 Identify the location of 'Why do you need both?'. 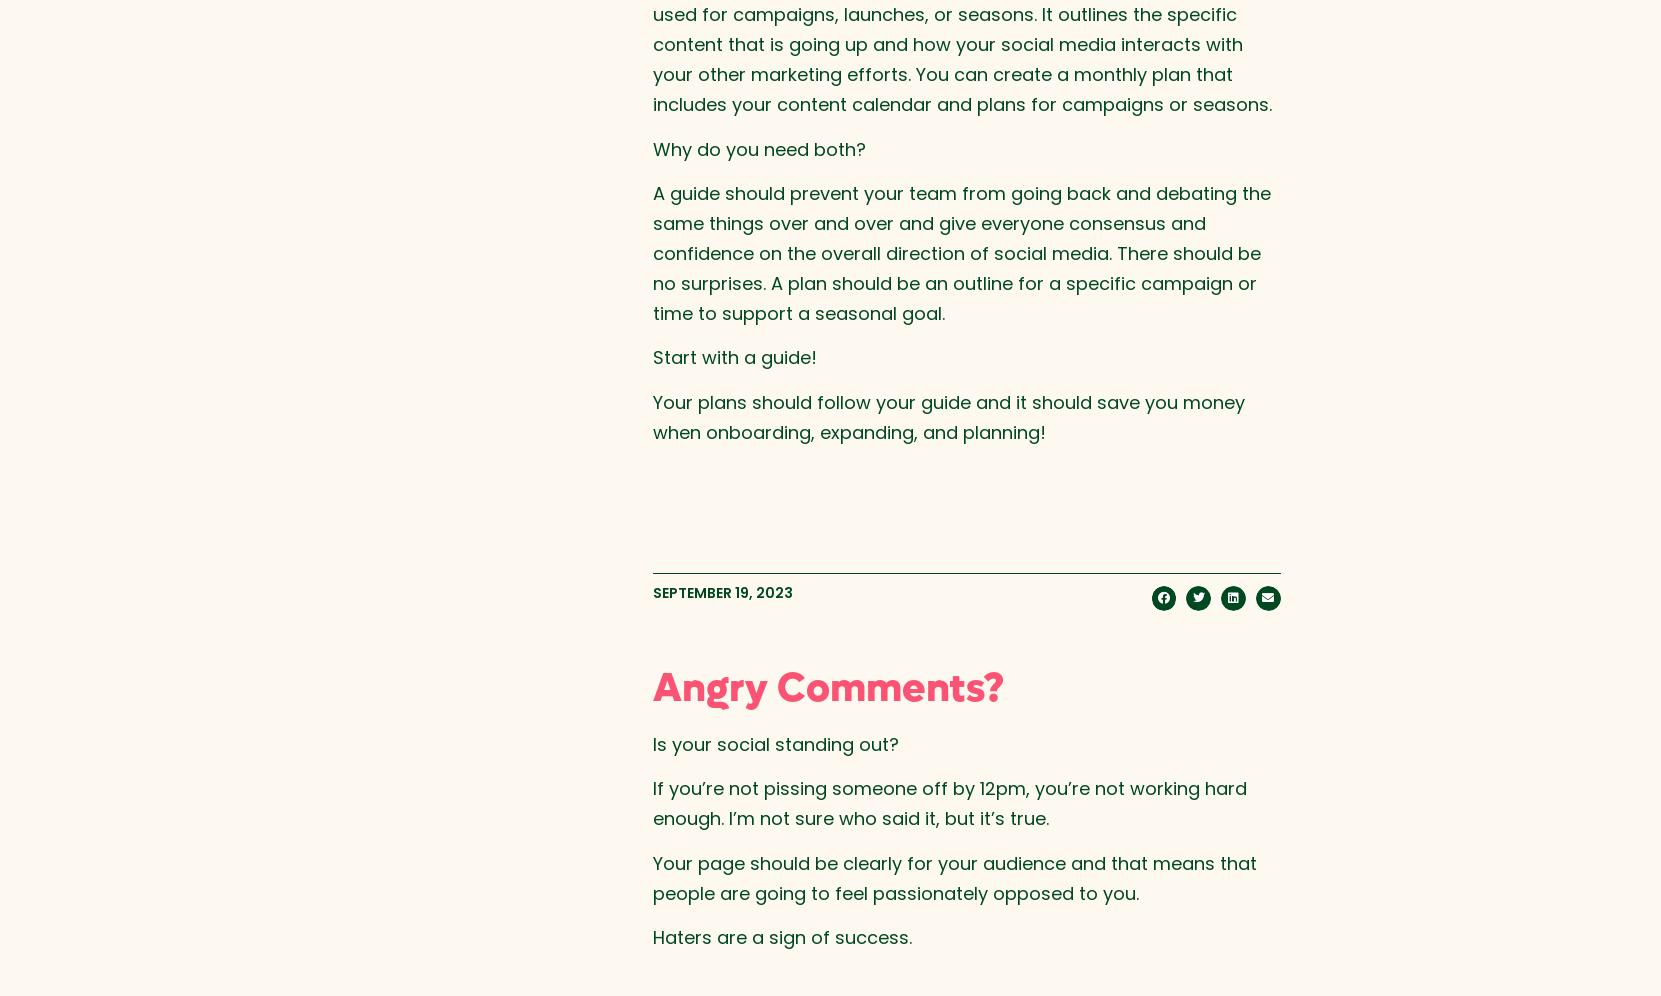
(651, 147).